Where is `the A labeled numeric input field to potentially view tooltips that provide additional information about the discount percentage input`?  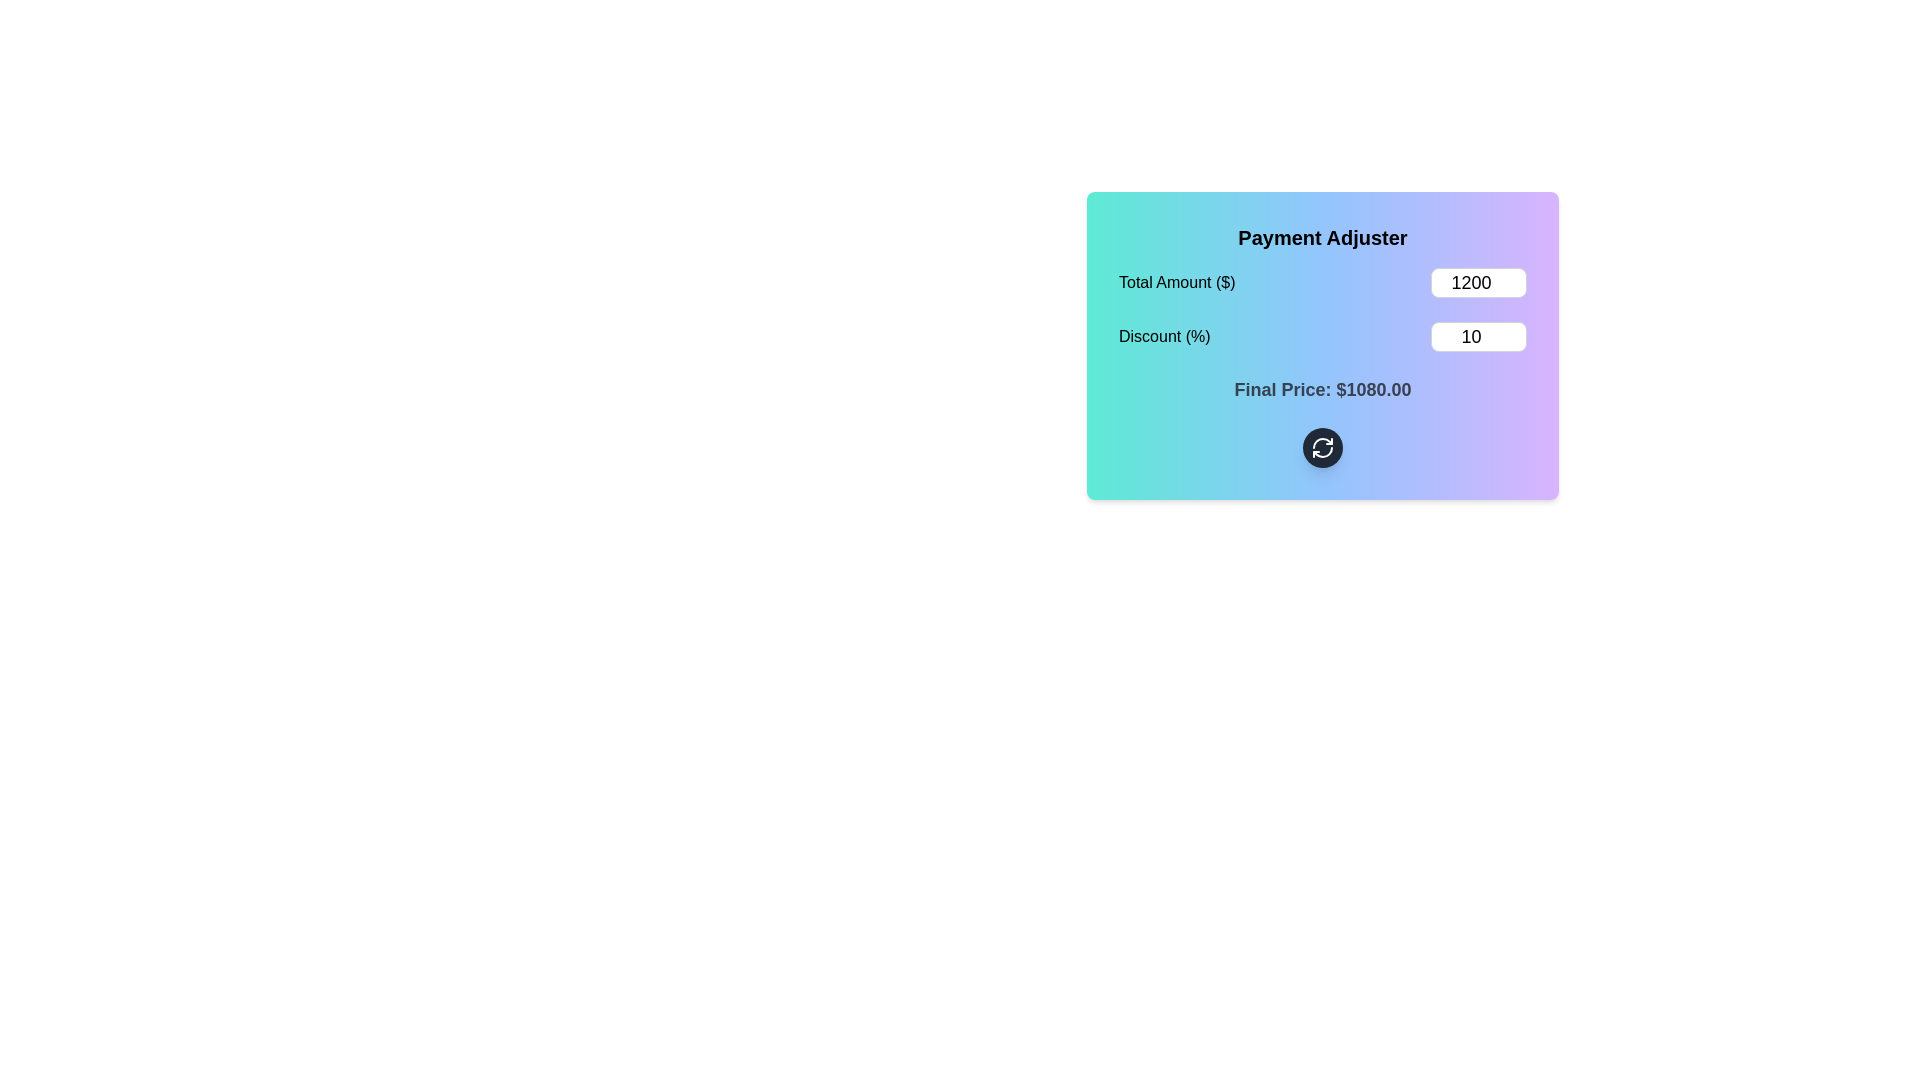
the A labeled numeric input field to potentially view tooltips that provide additional information about the discount percentage input is located at coordinates (1323, 335).